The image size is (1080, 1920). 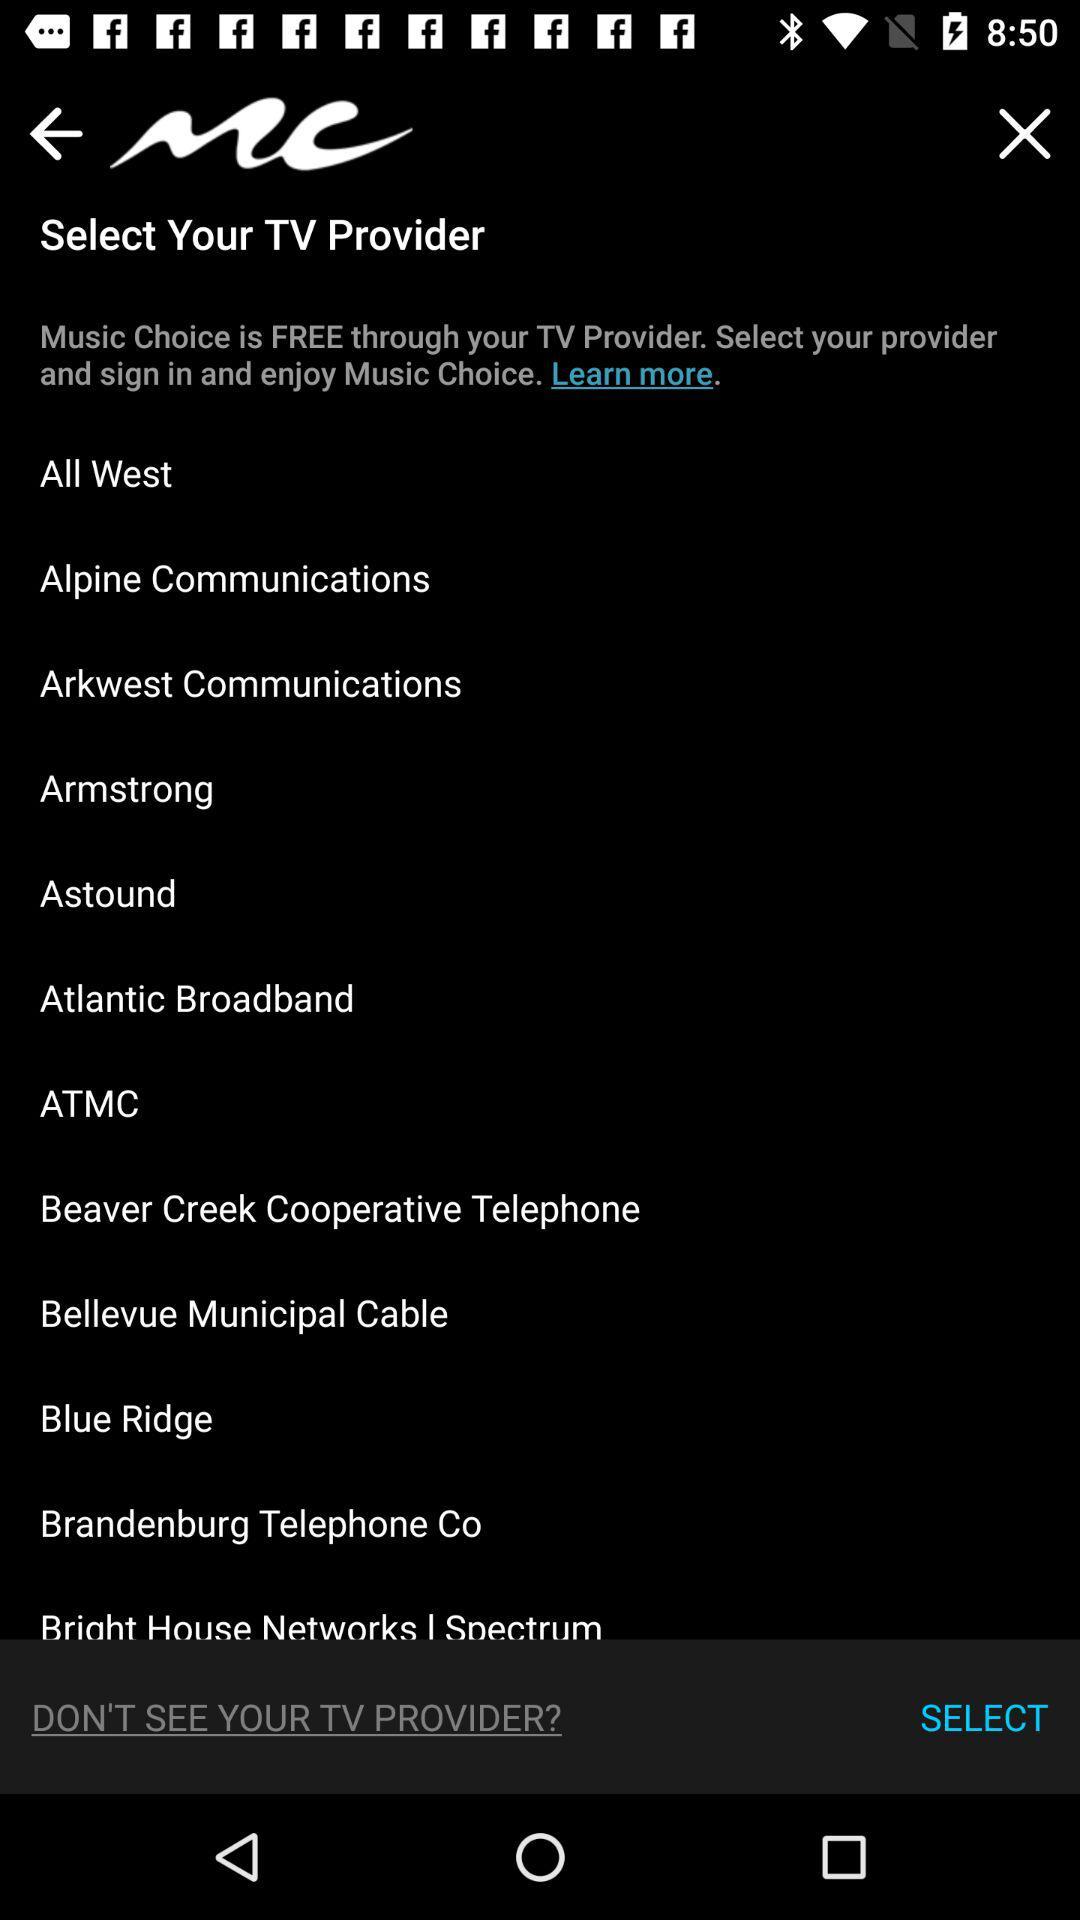 I want to click on the item above all west item, so click(x=540, y=354).